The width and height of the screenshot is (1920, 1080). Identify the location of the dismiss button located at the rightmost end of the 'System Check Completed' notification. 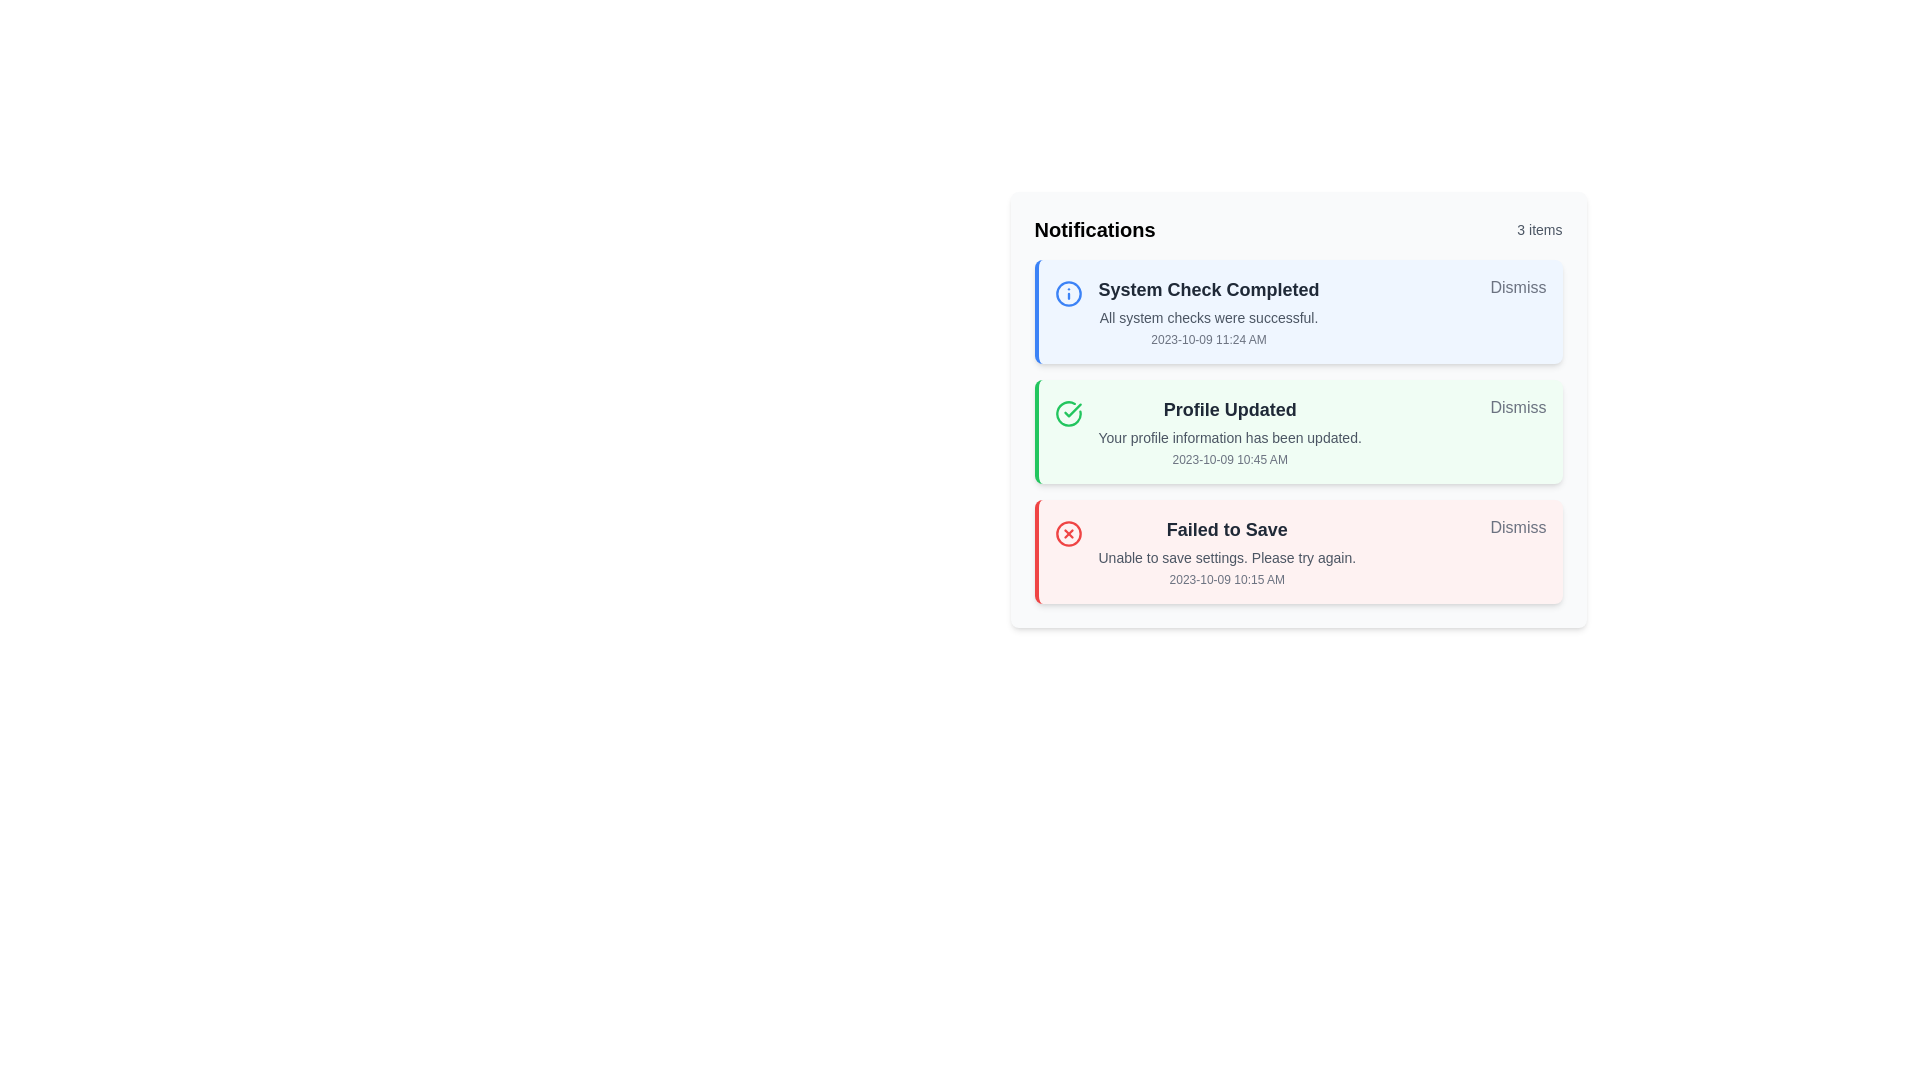
(1518, 288).